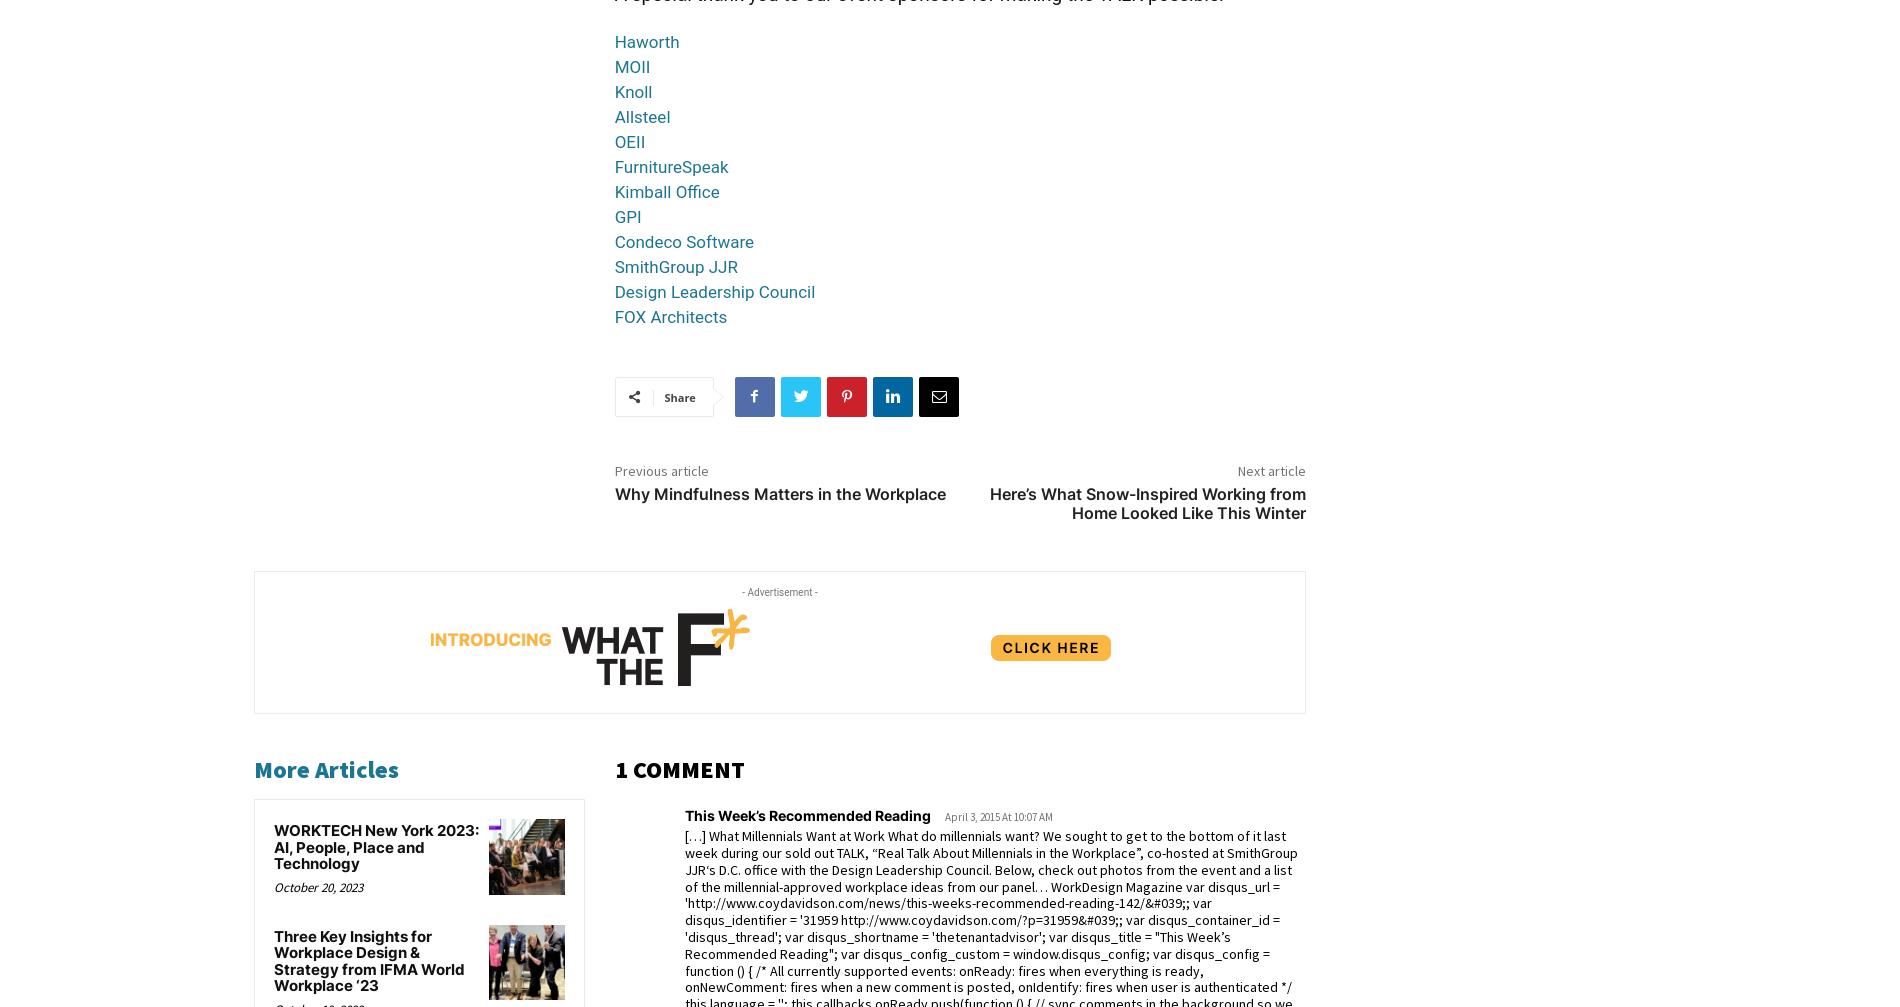 The width and height of the screenshot is (1900, 1007). Describe the element at coordinates (614, 91) in the screenshot. I see `'Knoll'` at that location.